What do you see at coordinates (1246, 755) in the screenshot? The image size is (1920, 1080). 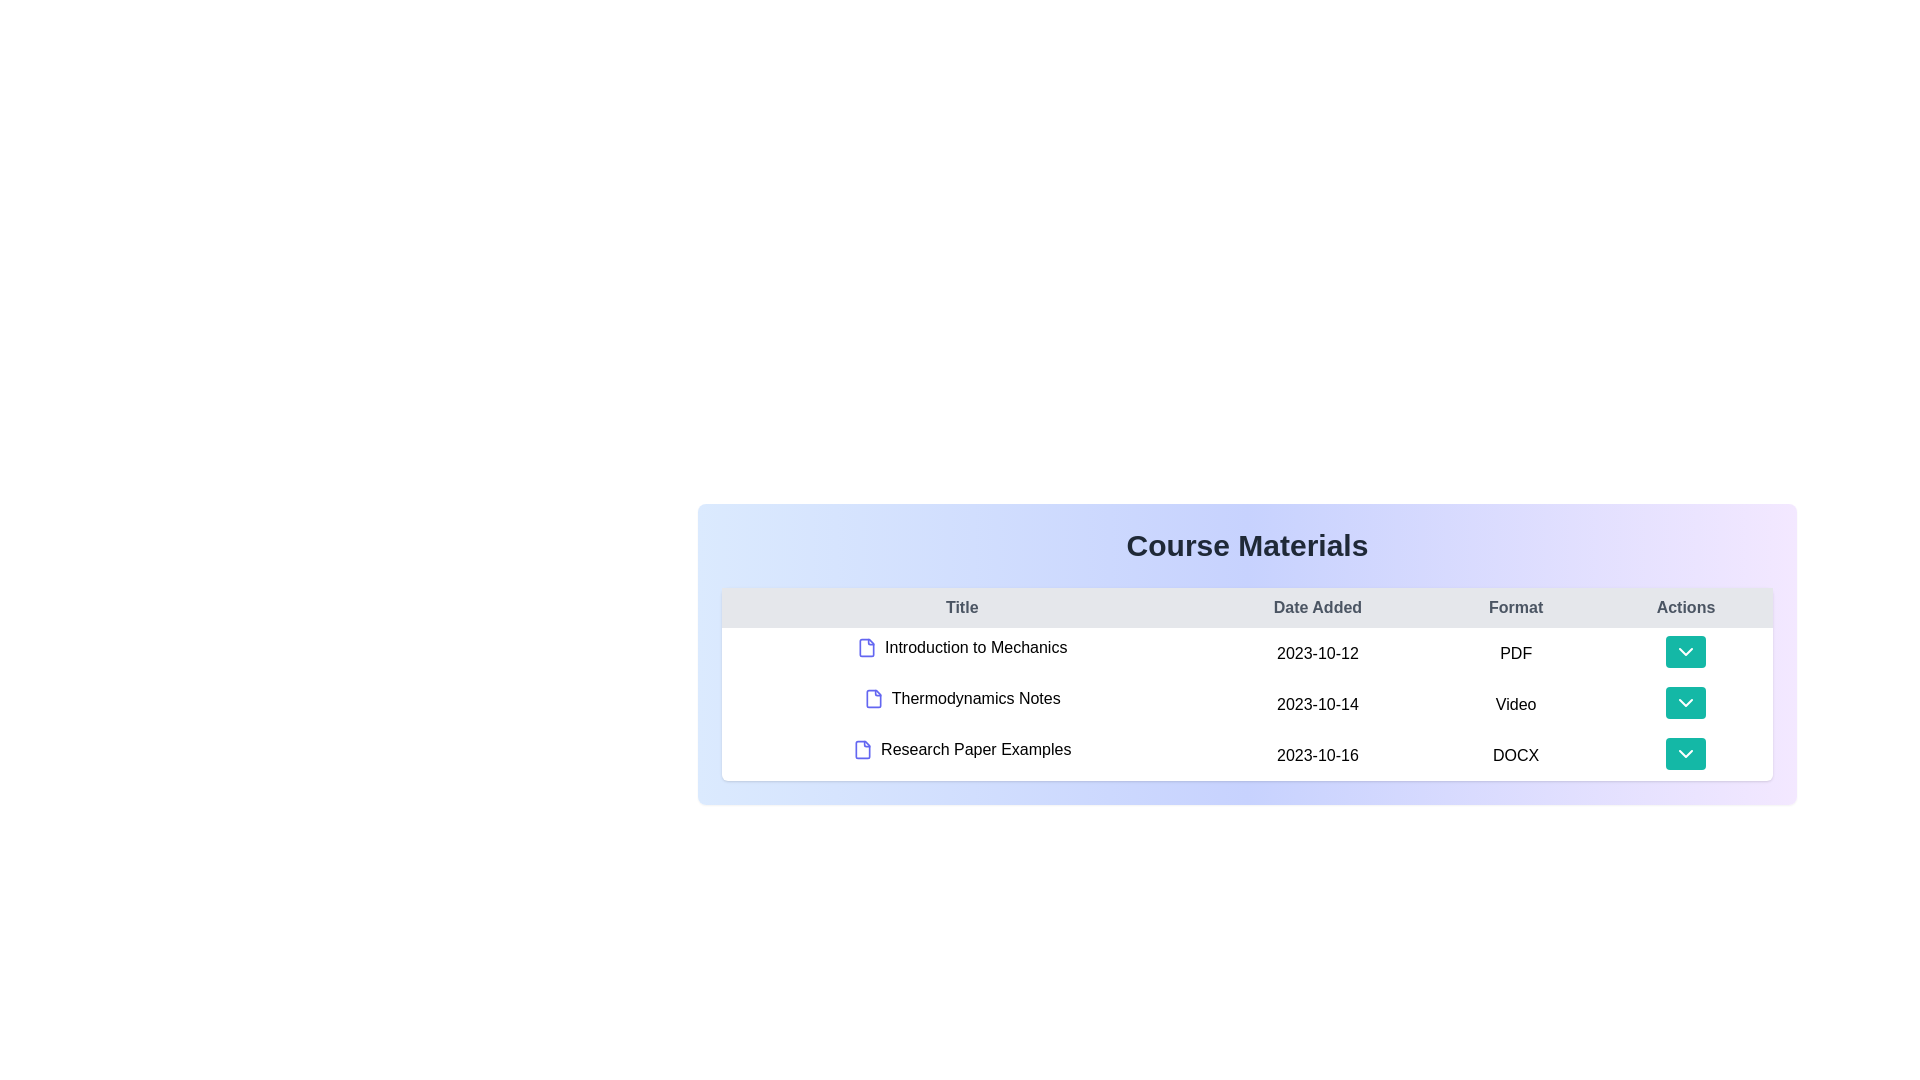 I see `the third row in the 'Course Materials' table that details a research paper example document uploaded on '2023-10-16' in 'DOCX' format` at bounding box center [1246, 755].